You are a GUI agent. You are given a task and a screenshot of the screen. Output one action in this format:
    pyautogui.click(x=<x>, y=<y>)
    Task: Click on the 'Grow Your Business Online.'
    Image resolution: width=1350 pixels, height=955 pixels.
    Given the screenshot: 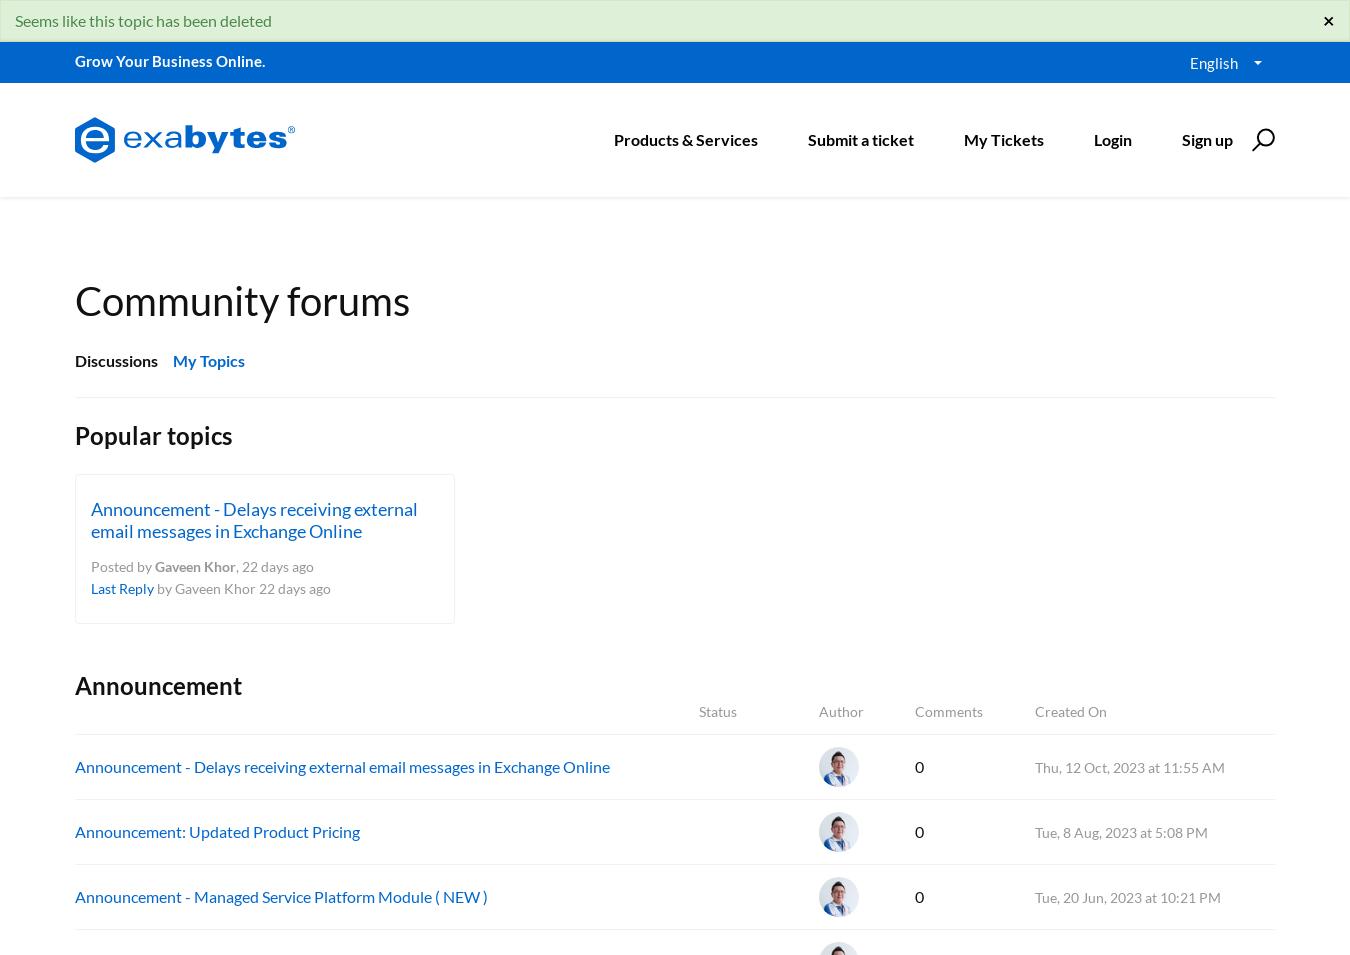 What is the action you would take?
    pyautogui.click(x=169, y=60)
    